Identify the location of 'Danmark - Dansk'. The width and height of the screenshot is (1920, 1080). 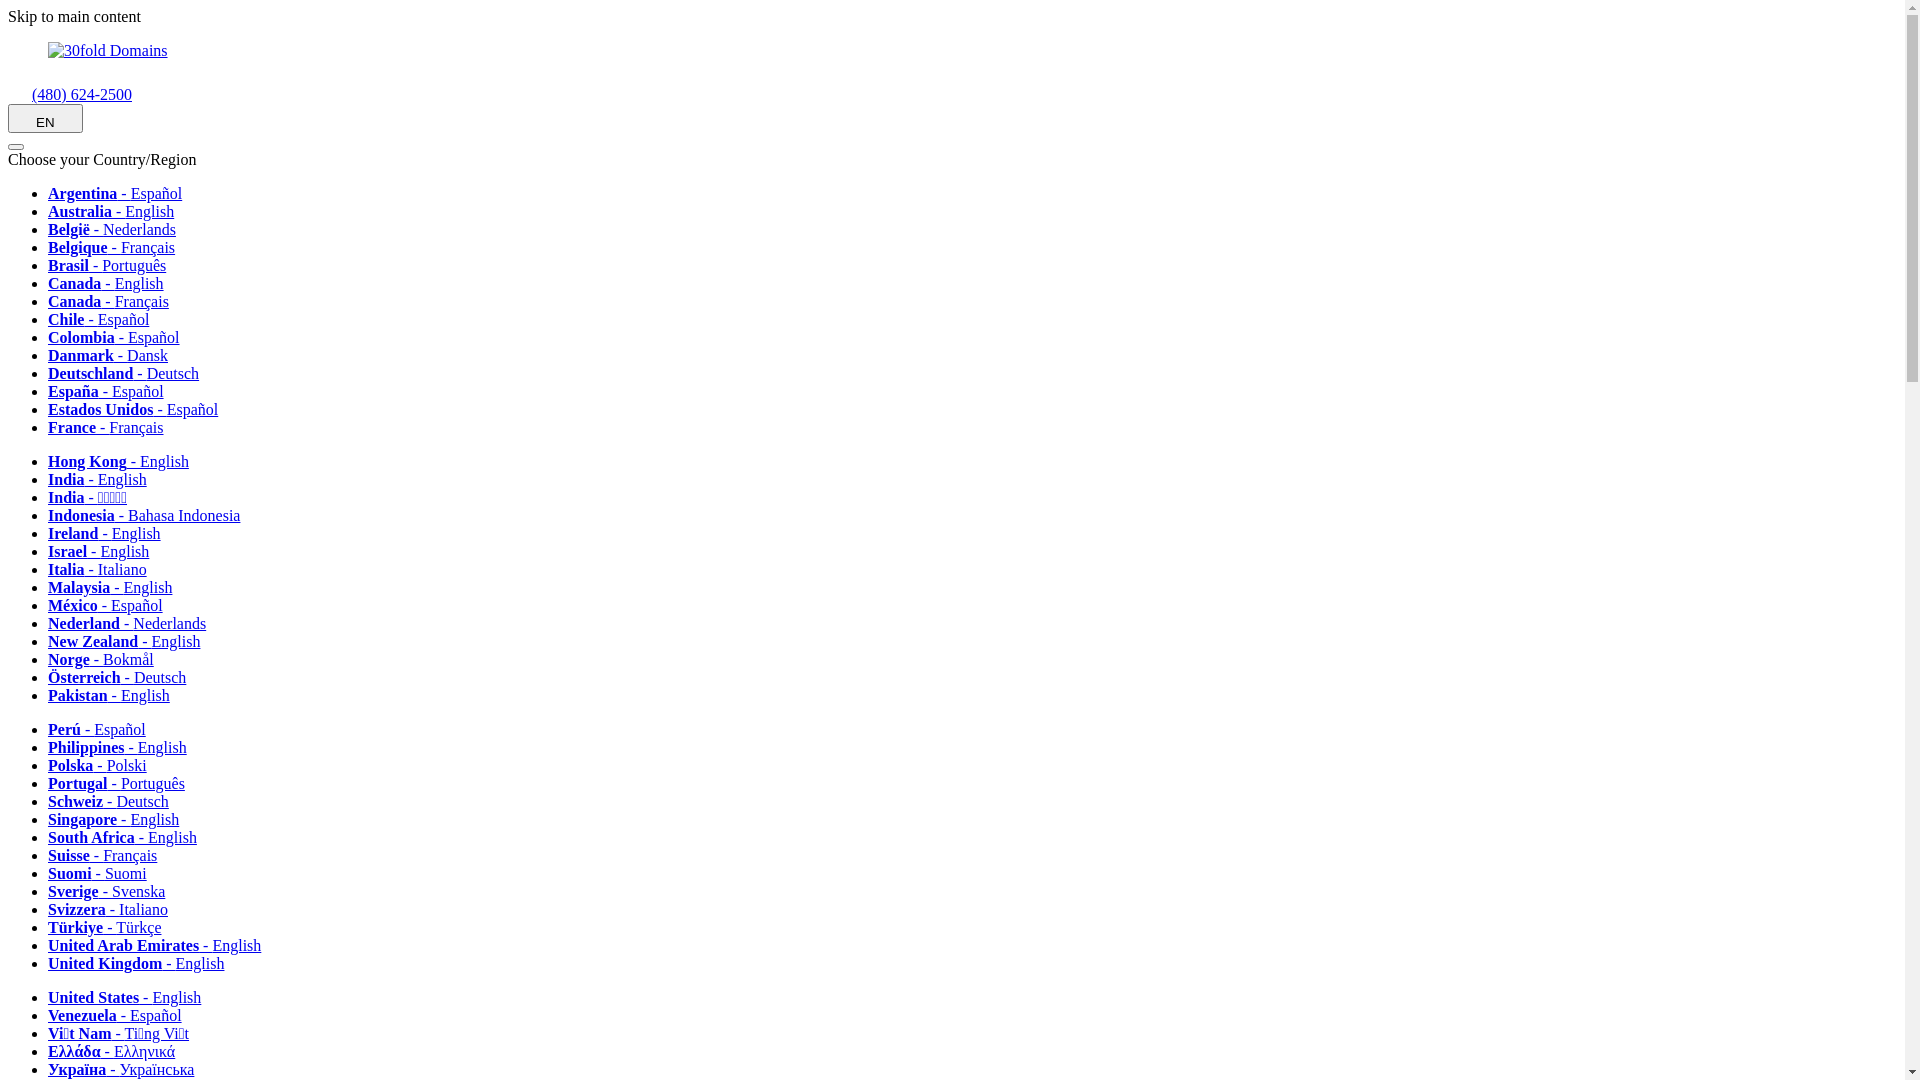
(48, 354).